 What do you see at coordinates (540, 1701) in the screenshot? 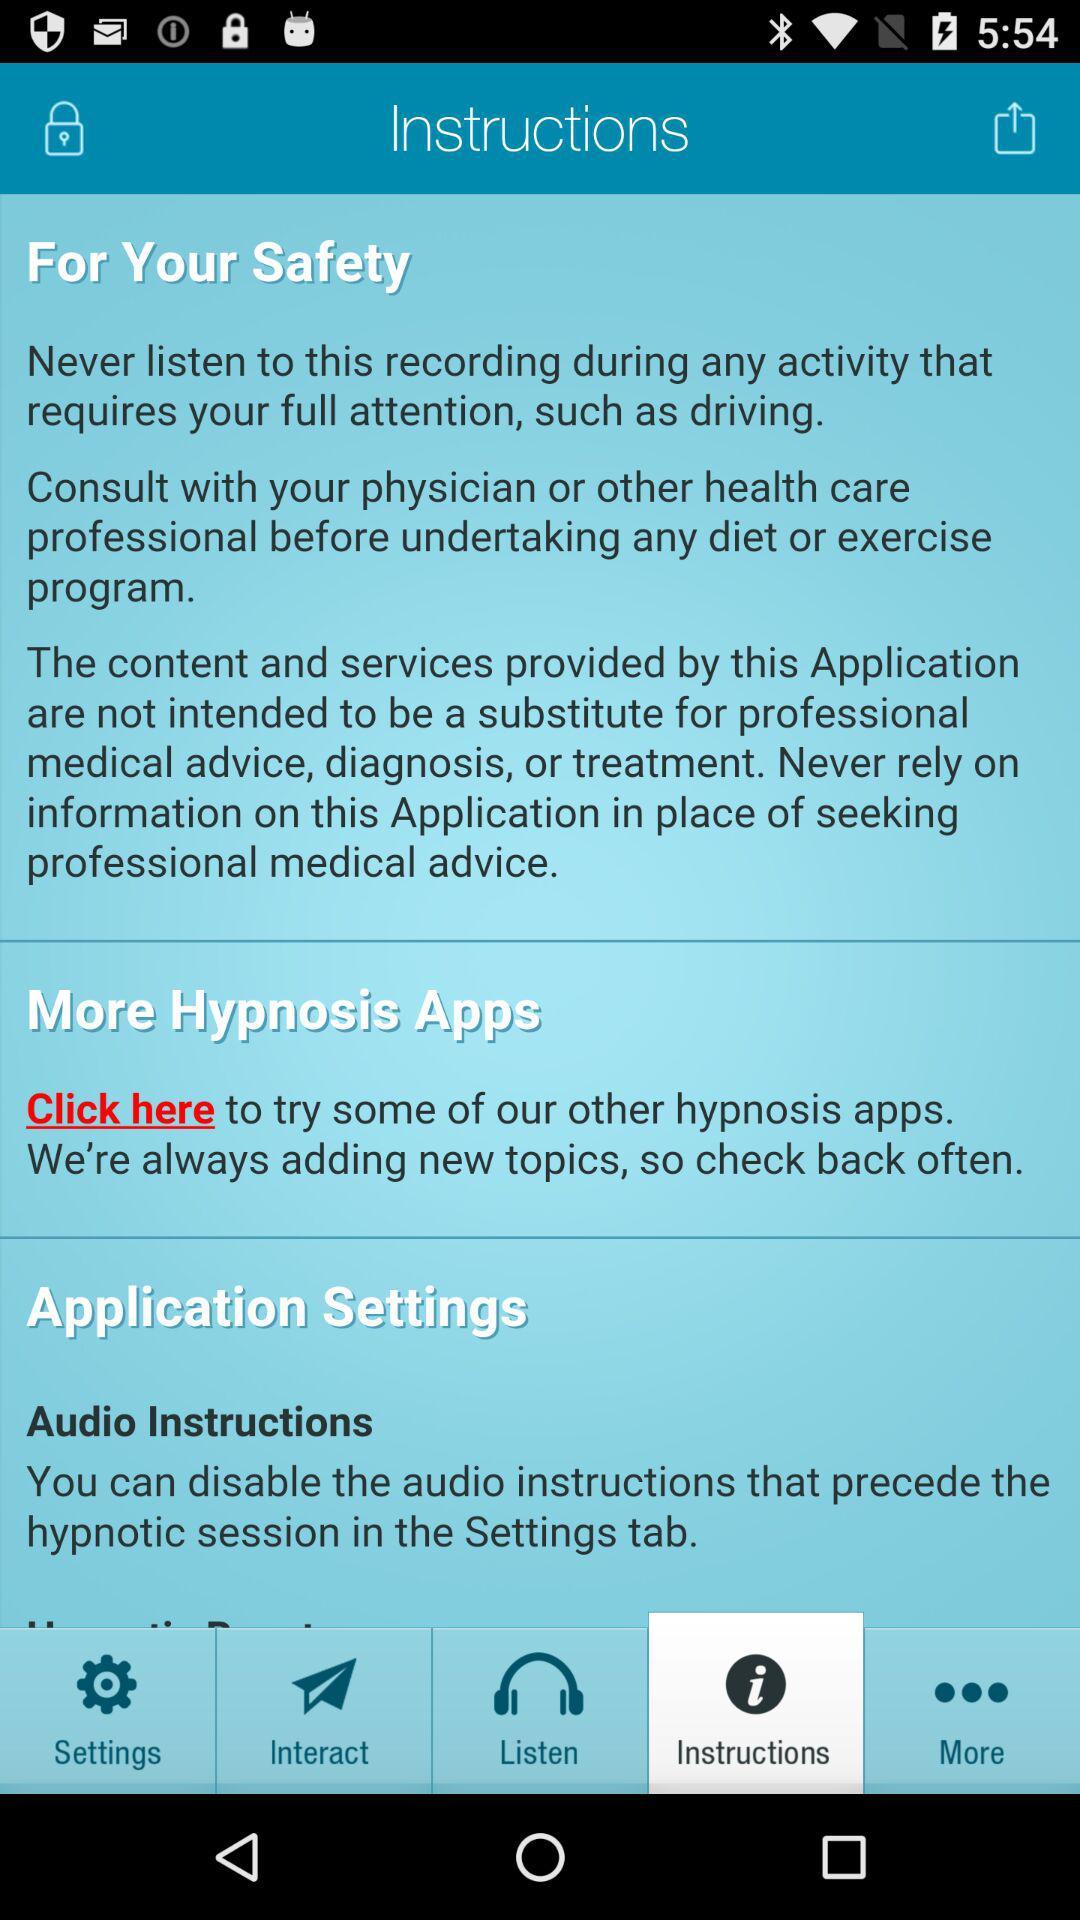
I see `the listen tab` at bounding box center [540, 1701].